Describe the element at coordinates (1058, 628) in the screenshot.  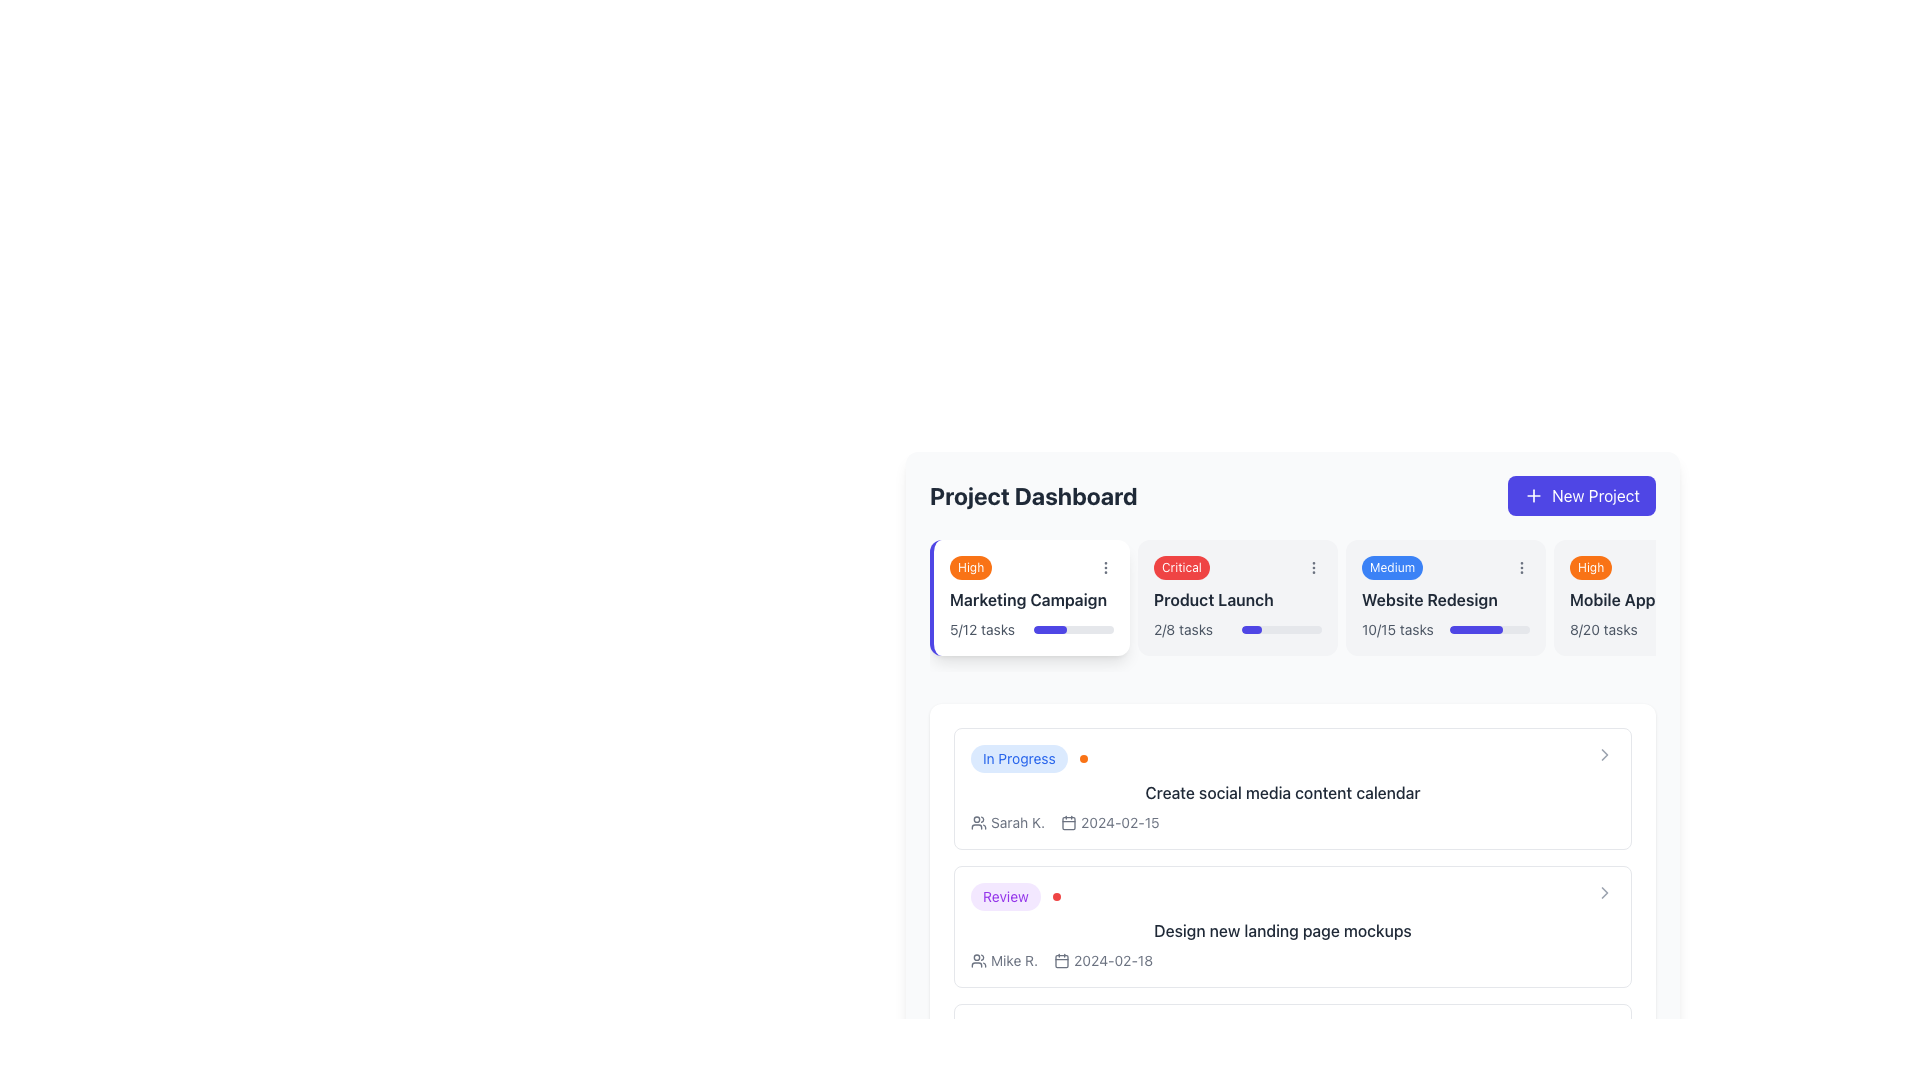
I see `progress on the bar` at that location.